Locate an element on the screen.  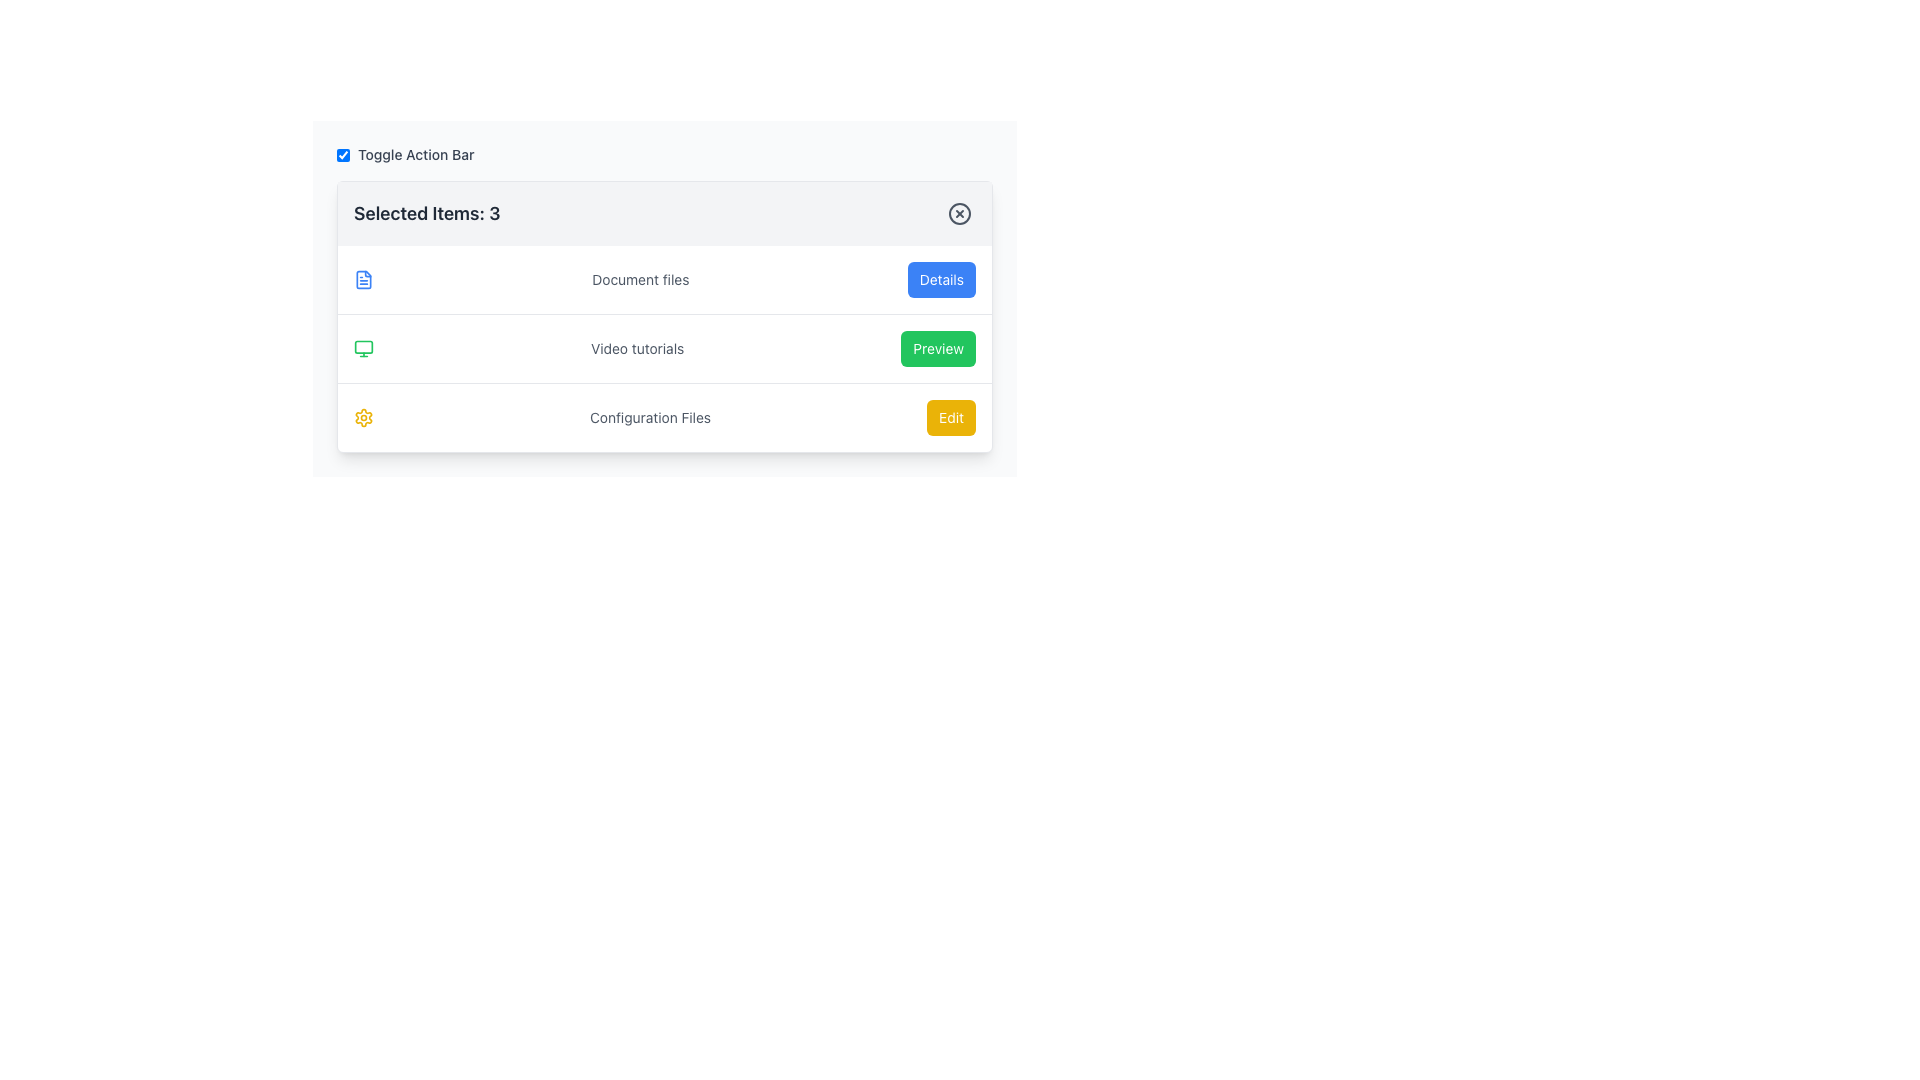
the text label 'Video tutorials' located in the second row of the selected items list, which features a green monitor icon on the left and a green 'Preview' button on the right is located at coordinates (665, 346).